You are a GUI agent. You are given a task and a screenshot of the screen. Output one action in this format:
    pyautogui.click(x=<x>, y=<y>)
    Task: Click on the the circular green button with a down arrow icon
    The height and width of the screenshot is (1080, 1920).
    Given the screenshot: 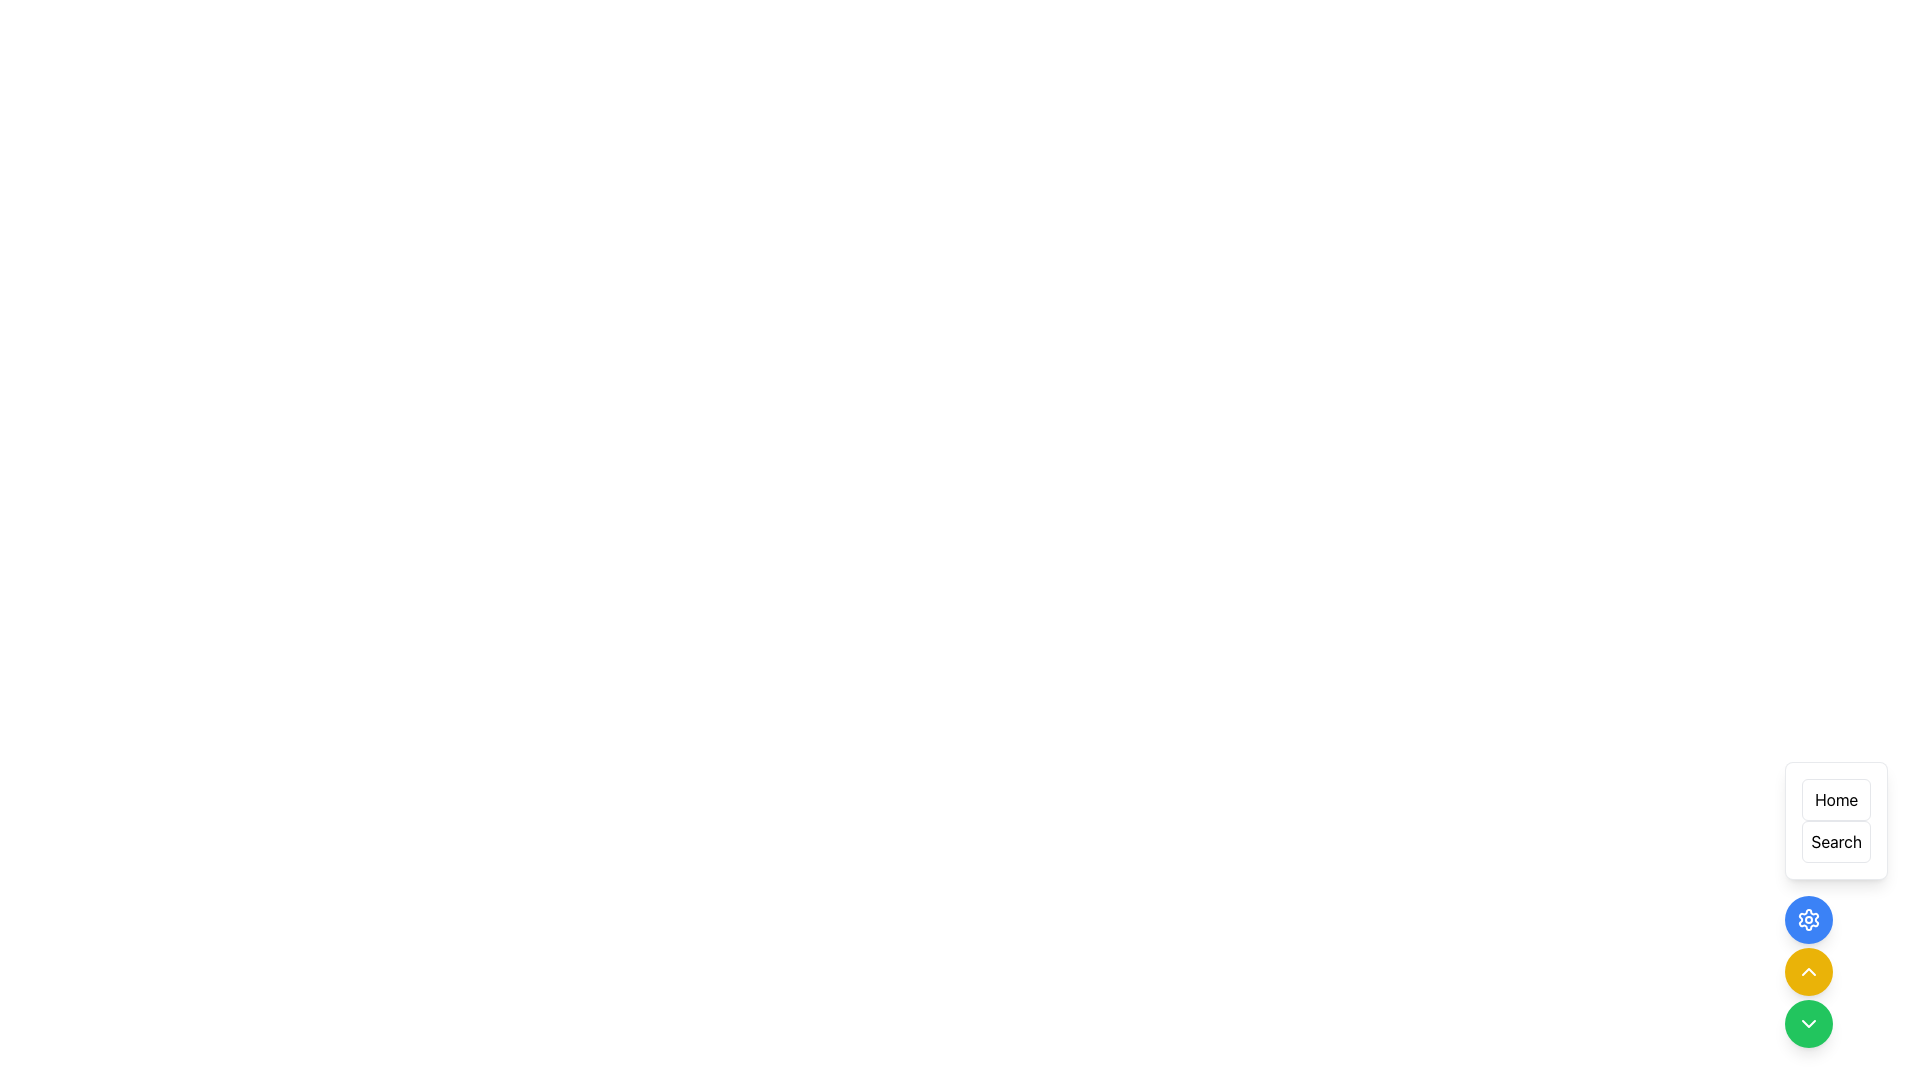 What is the action you would take?
    pyautogui.click(x=1809, y=1023)
    